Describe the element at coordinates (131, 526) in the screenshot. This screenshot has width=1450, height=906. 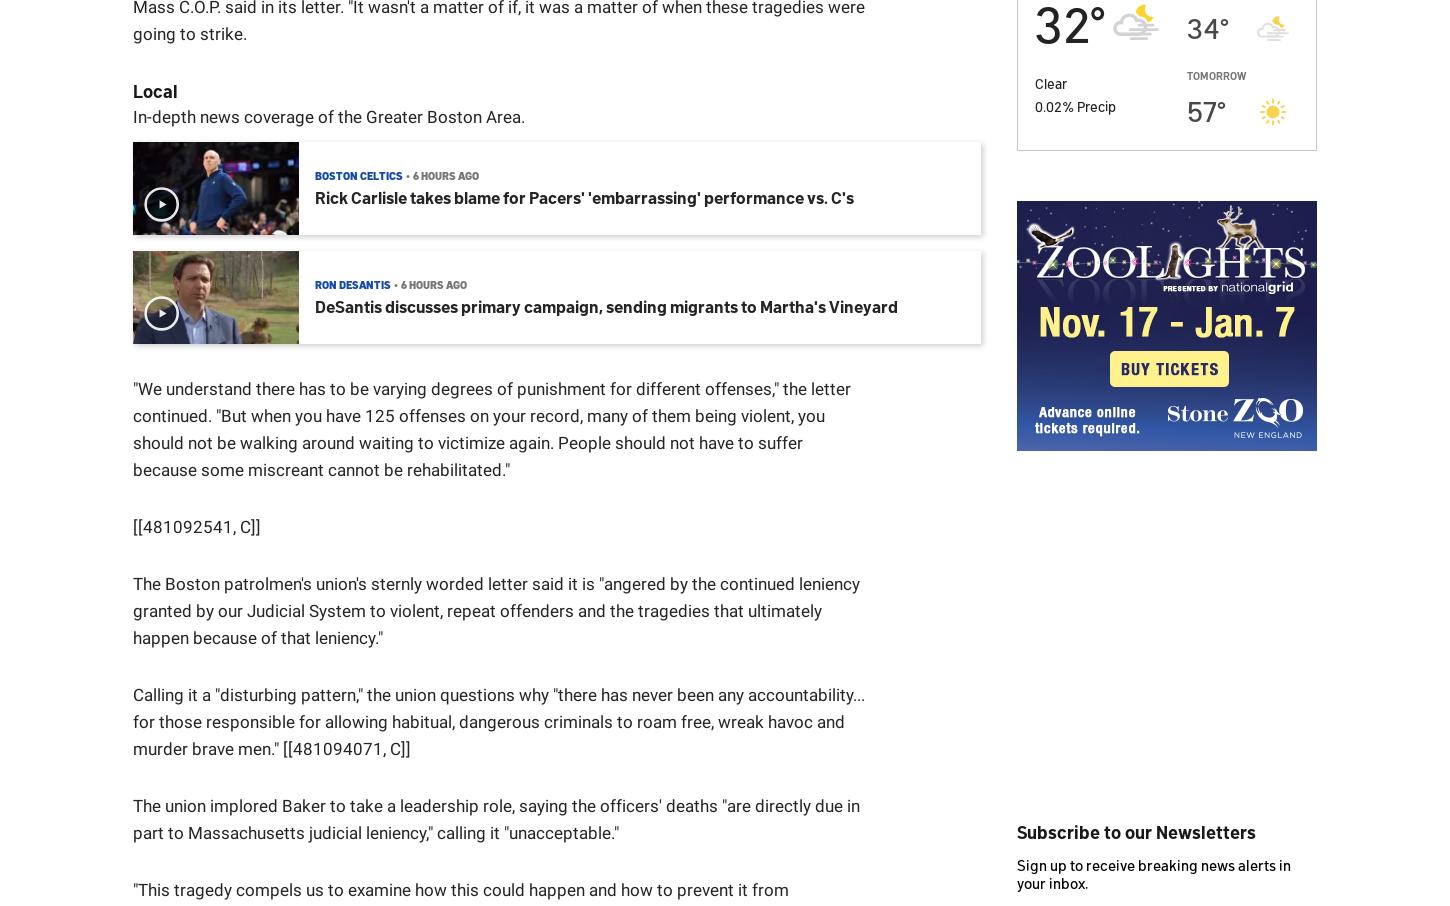
I see `'[[481092541, C]]'` at that location.